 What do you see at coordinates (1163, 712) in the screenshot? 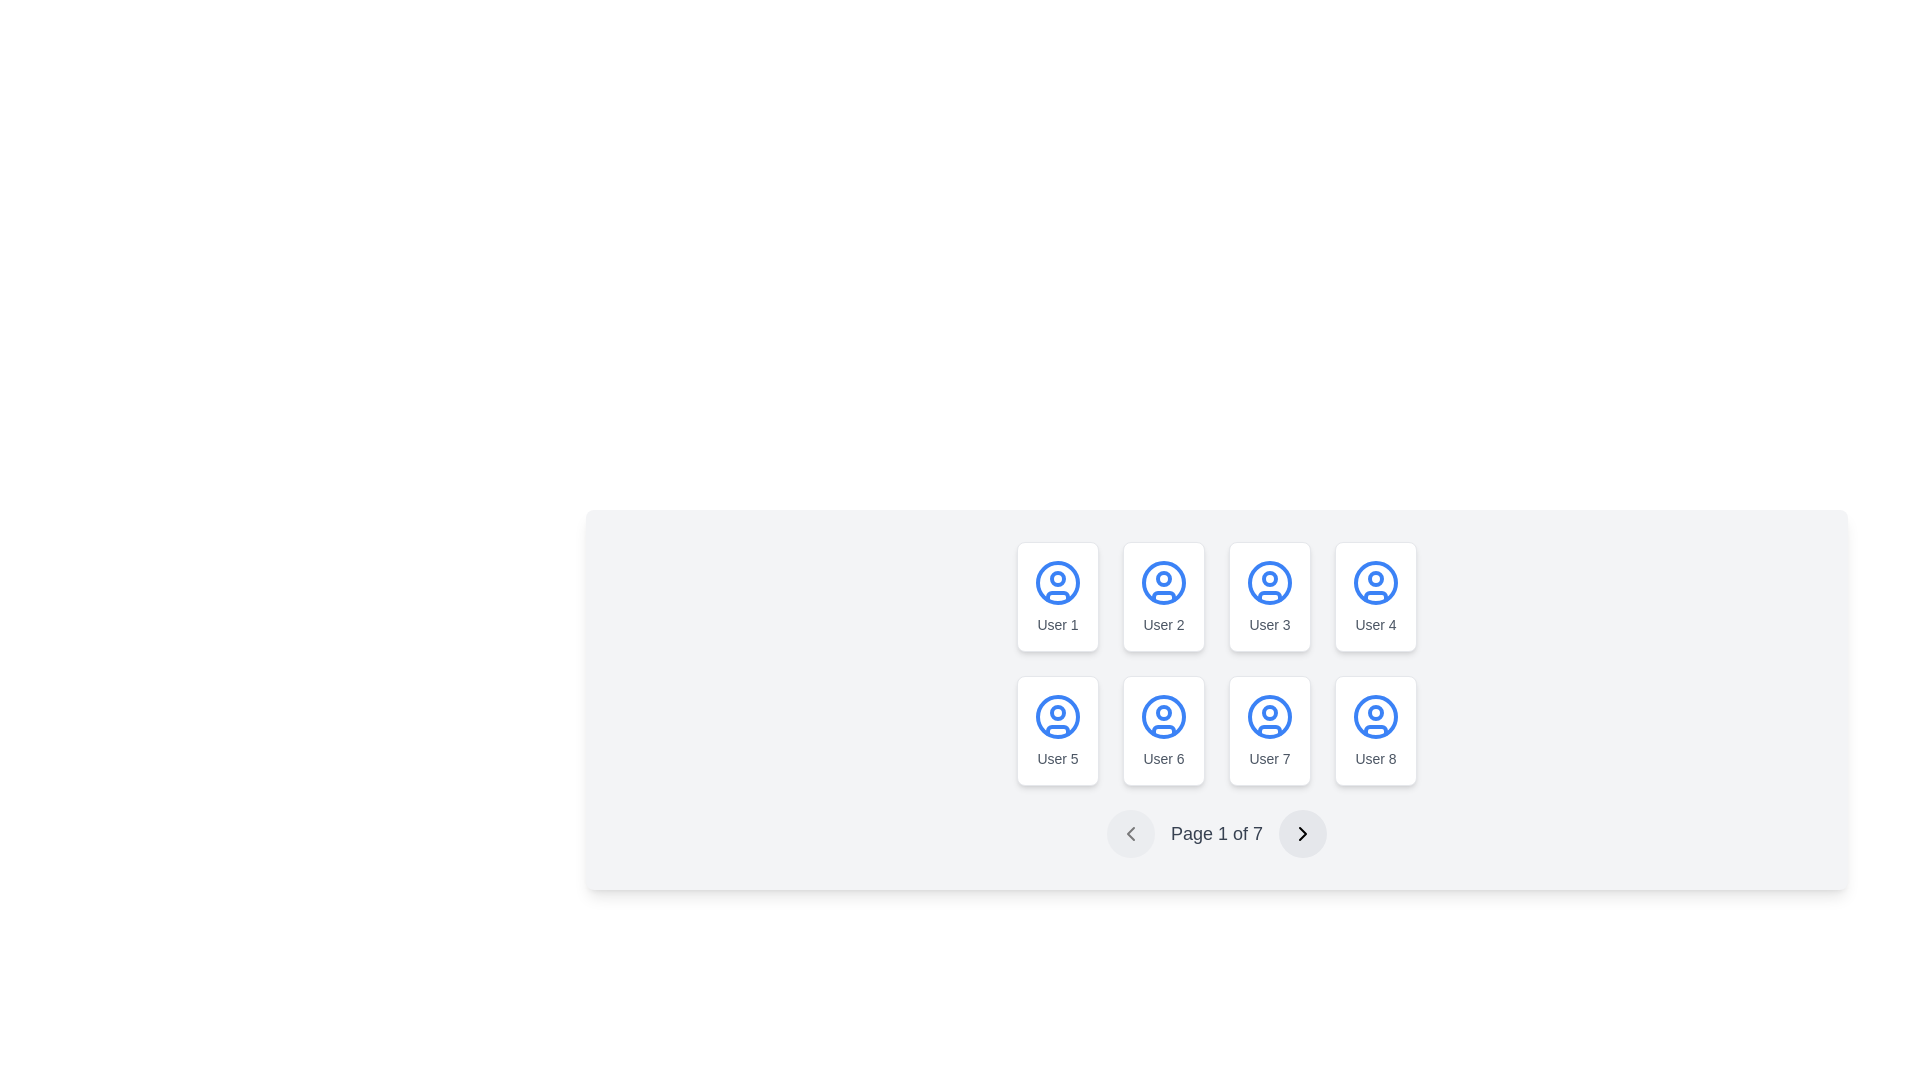
I see `the small circular SVG Circle component with a blue stroke and white fill, located at the center of 'User 6's avatar head in the second row, third column of the user cards grid` at bounding box center [1163, 712].